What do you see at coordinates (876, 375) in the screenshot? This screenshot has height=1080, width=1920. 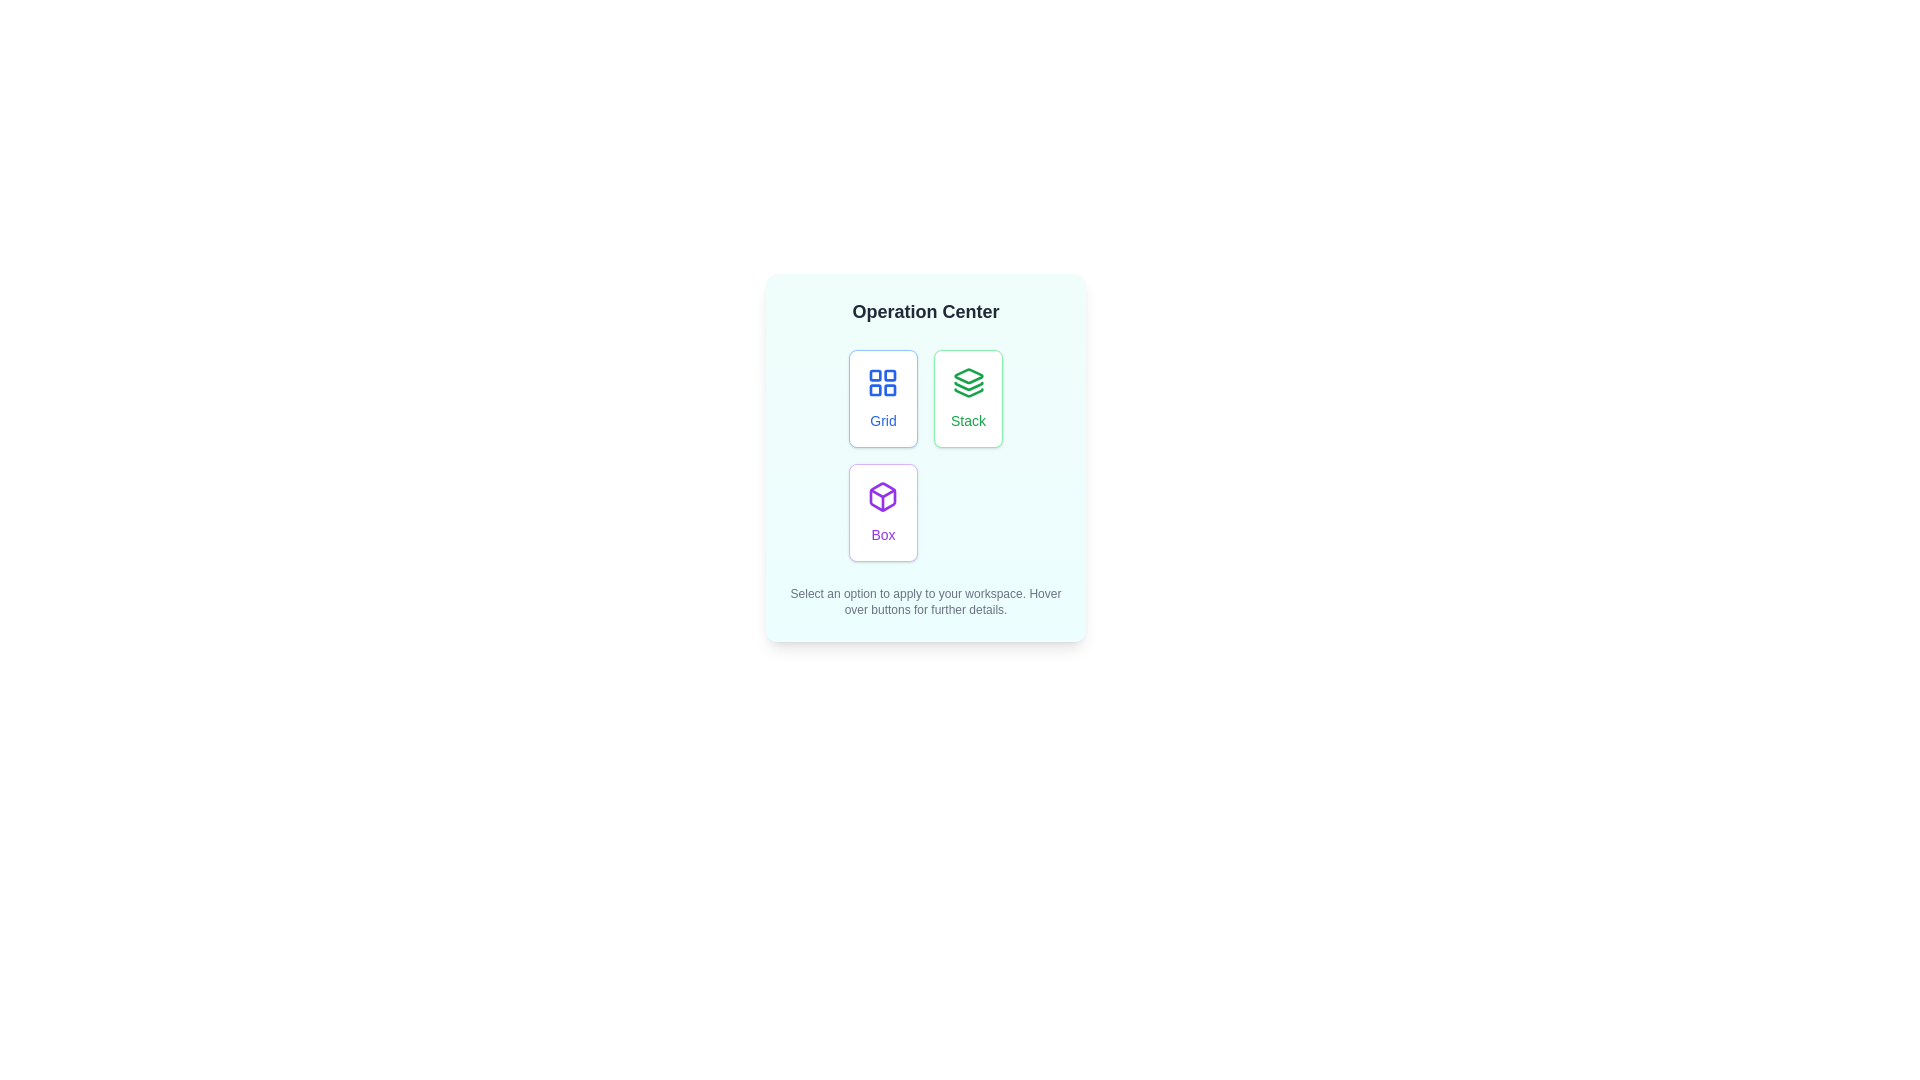 I see `the top-left rectangle of the grid button icon, which represents an option related to layout or grouping in the workspace` at bounding box center [876, 375].